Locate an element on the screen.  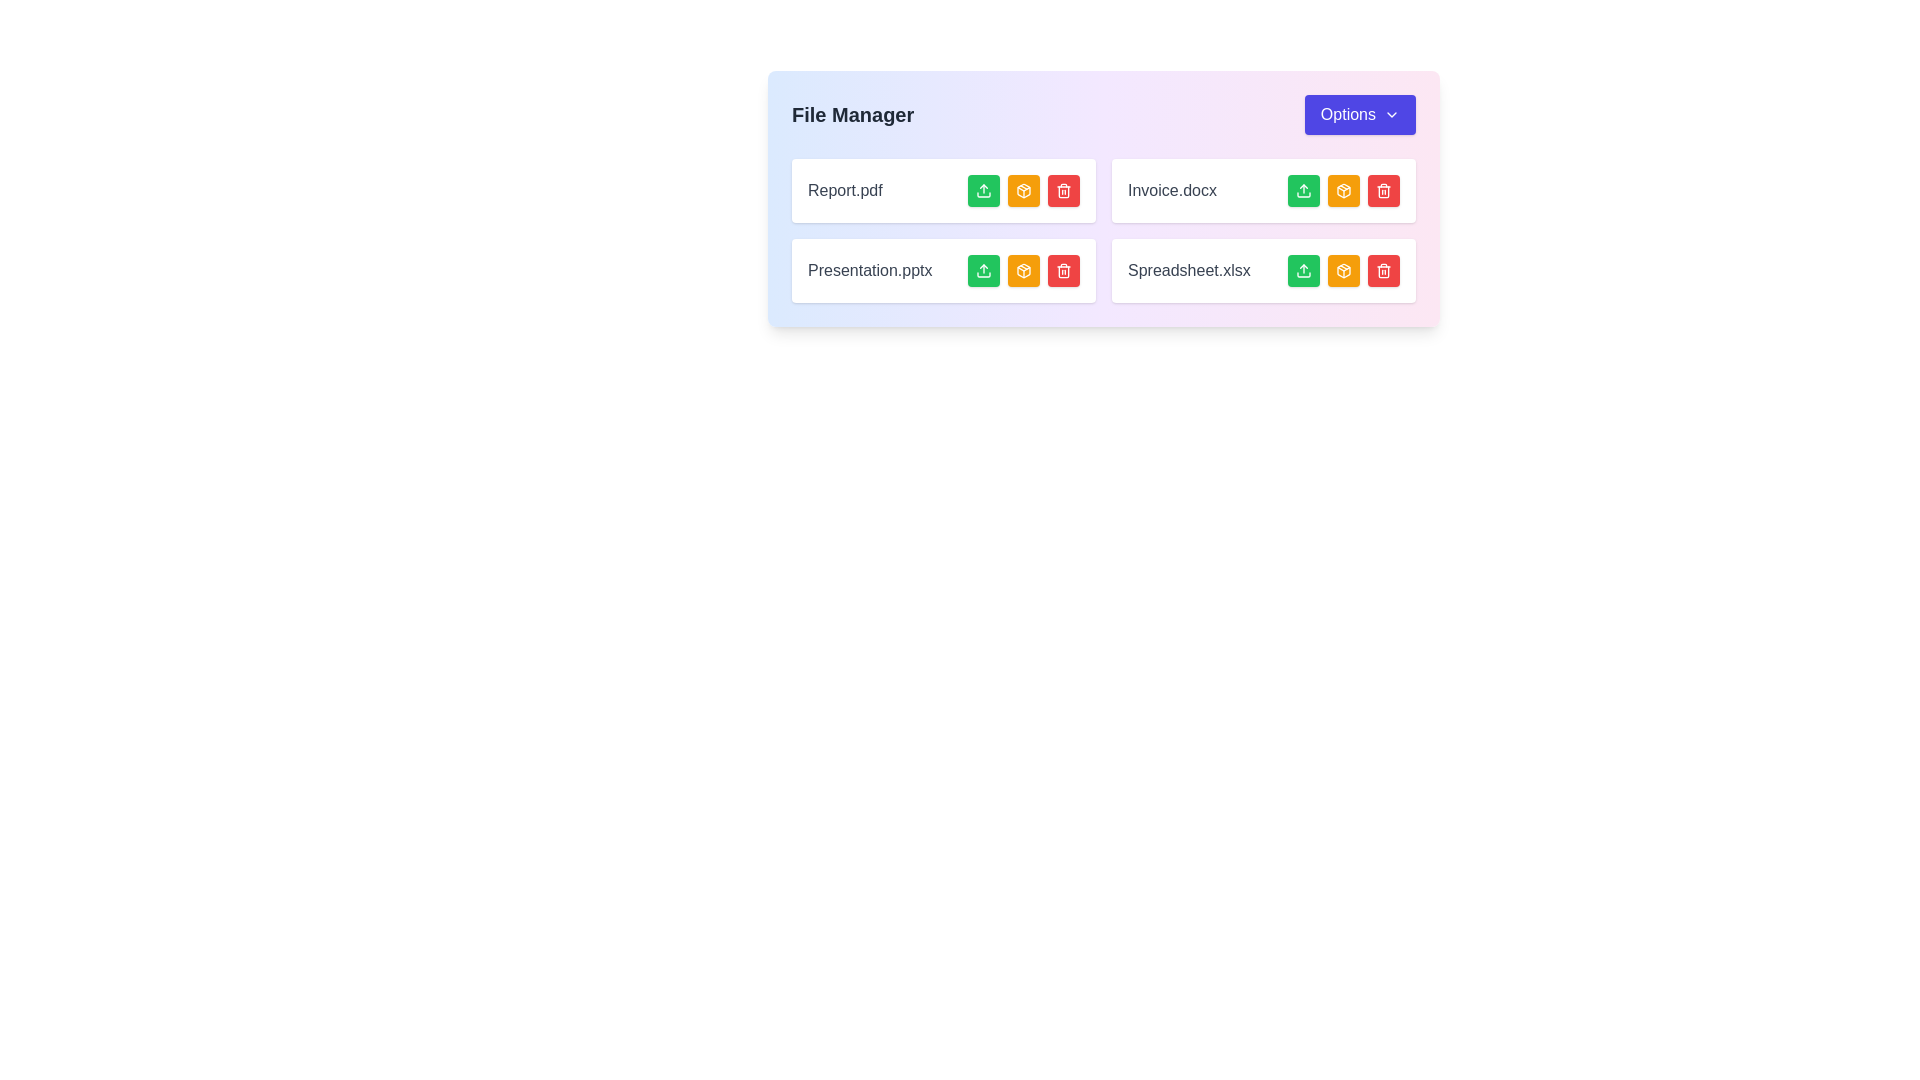
the delete icon within the red button associated with 'Spreadsheet.xlsx' is located at coordinates (1382, 270).